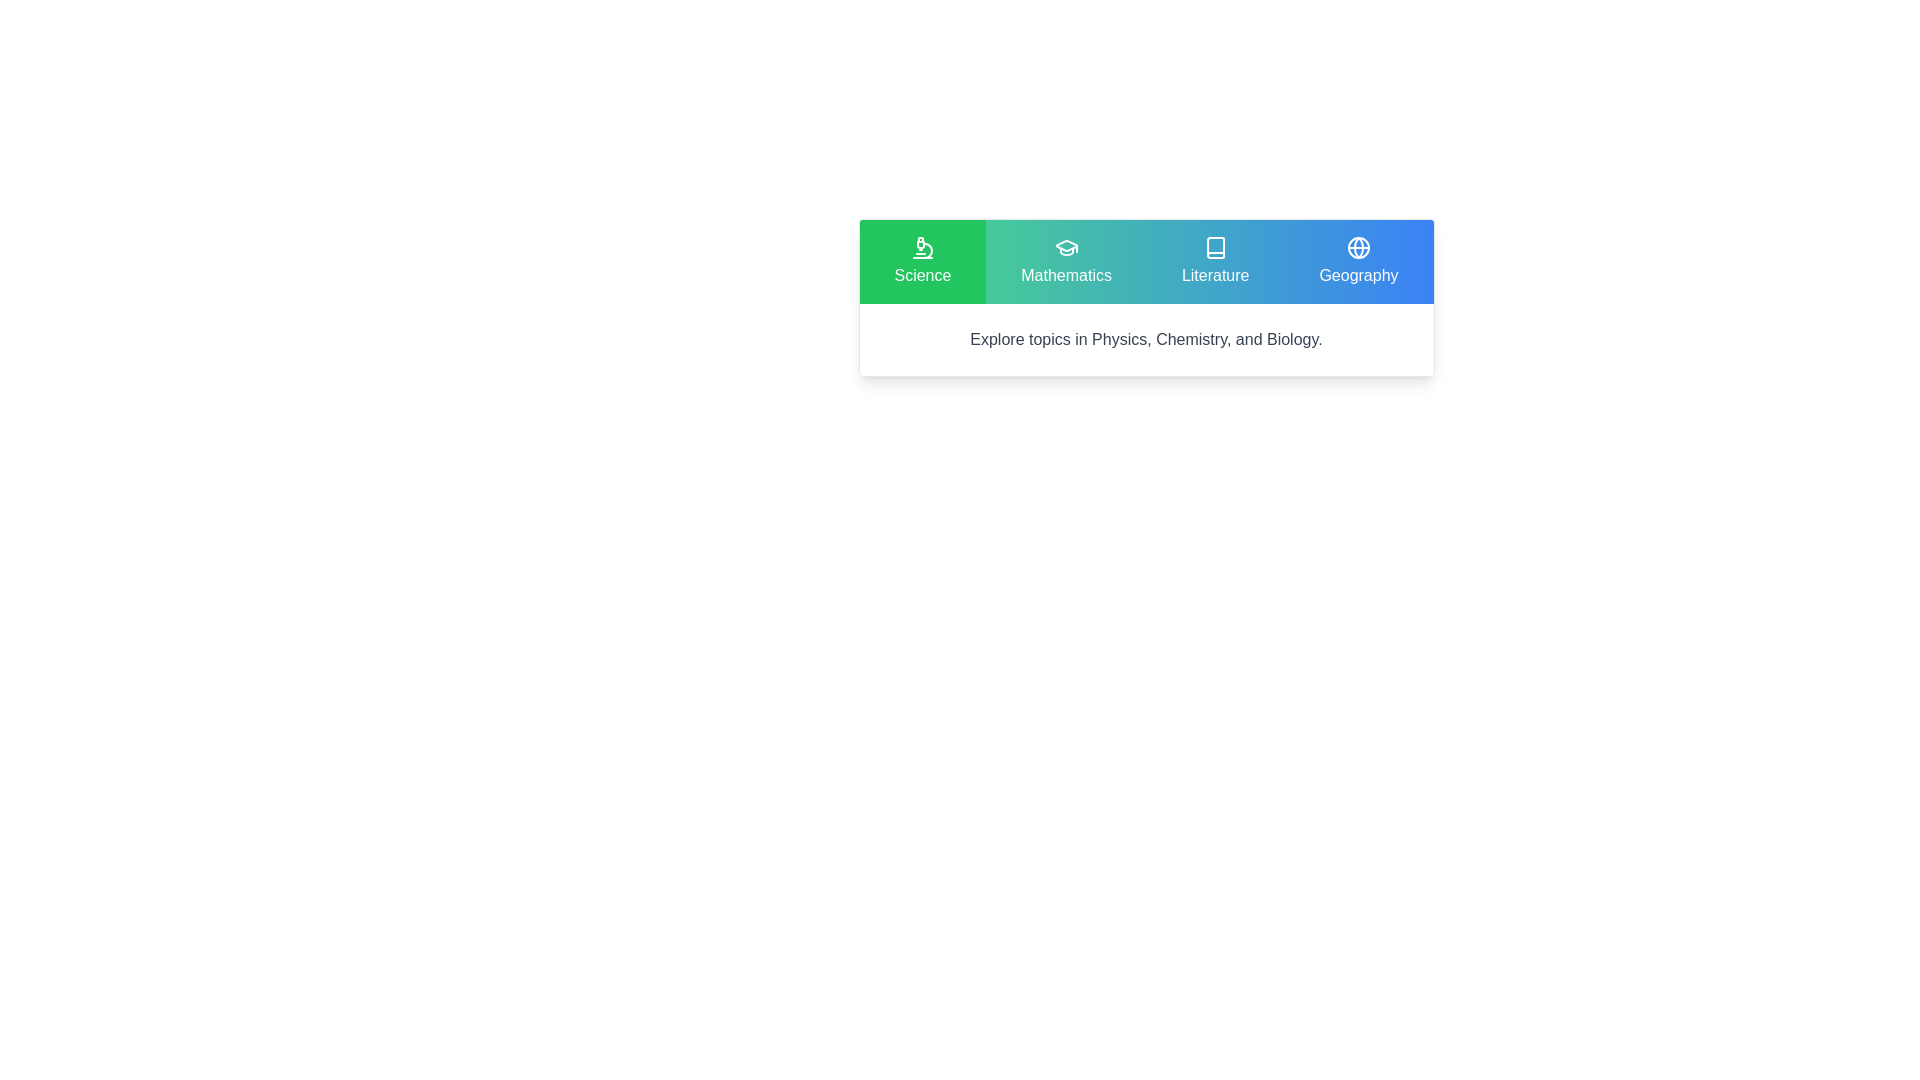  What do you see at coordinates (1214, 261) in the screenshot?
I see `'Literature' button, which is a rectangular button with a blue gradient background and a white book icon, located as the third button in a horizontal row of four` at bounding box center [1214, 261].